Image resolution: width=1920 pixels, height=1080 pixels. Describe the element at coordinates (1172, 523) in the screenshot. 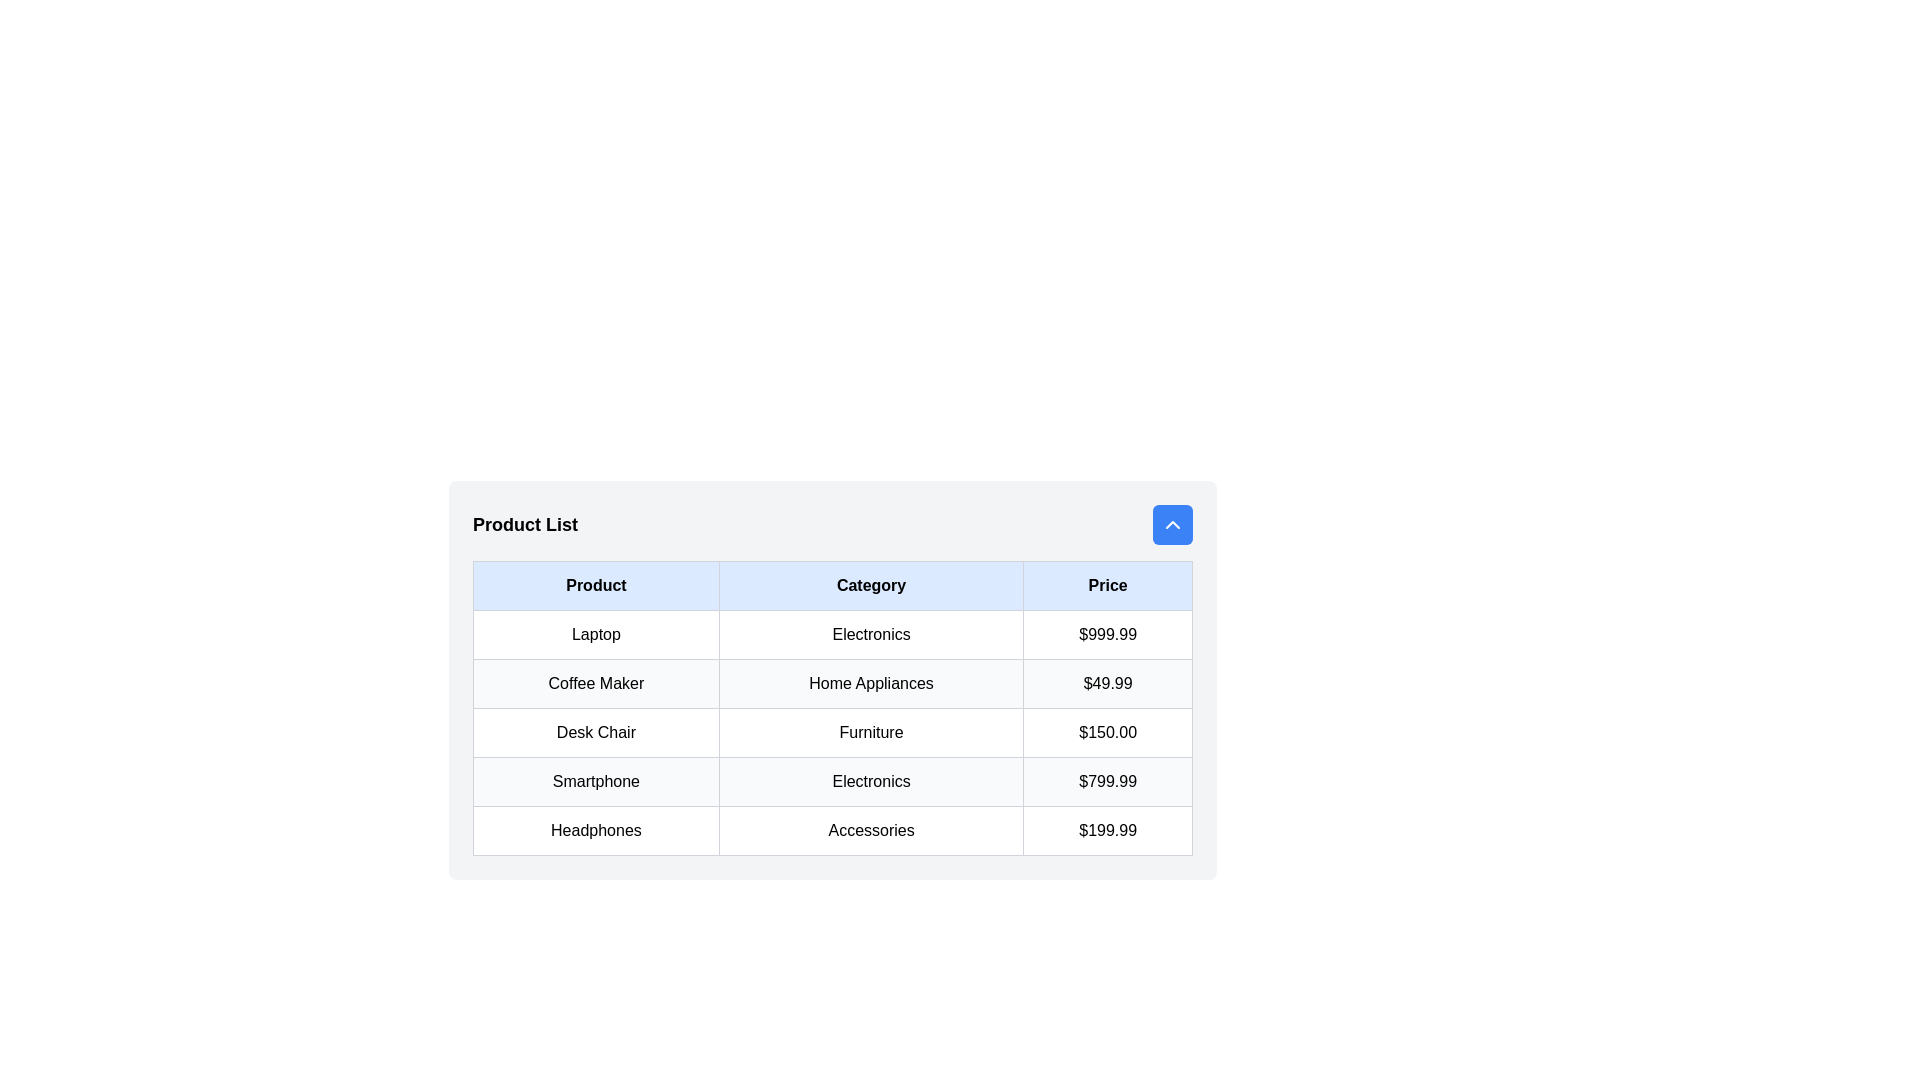

I see `the icon located in the top-right corner of the table header` at that location.